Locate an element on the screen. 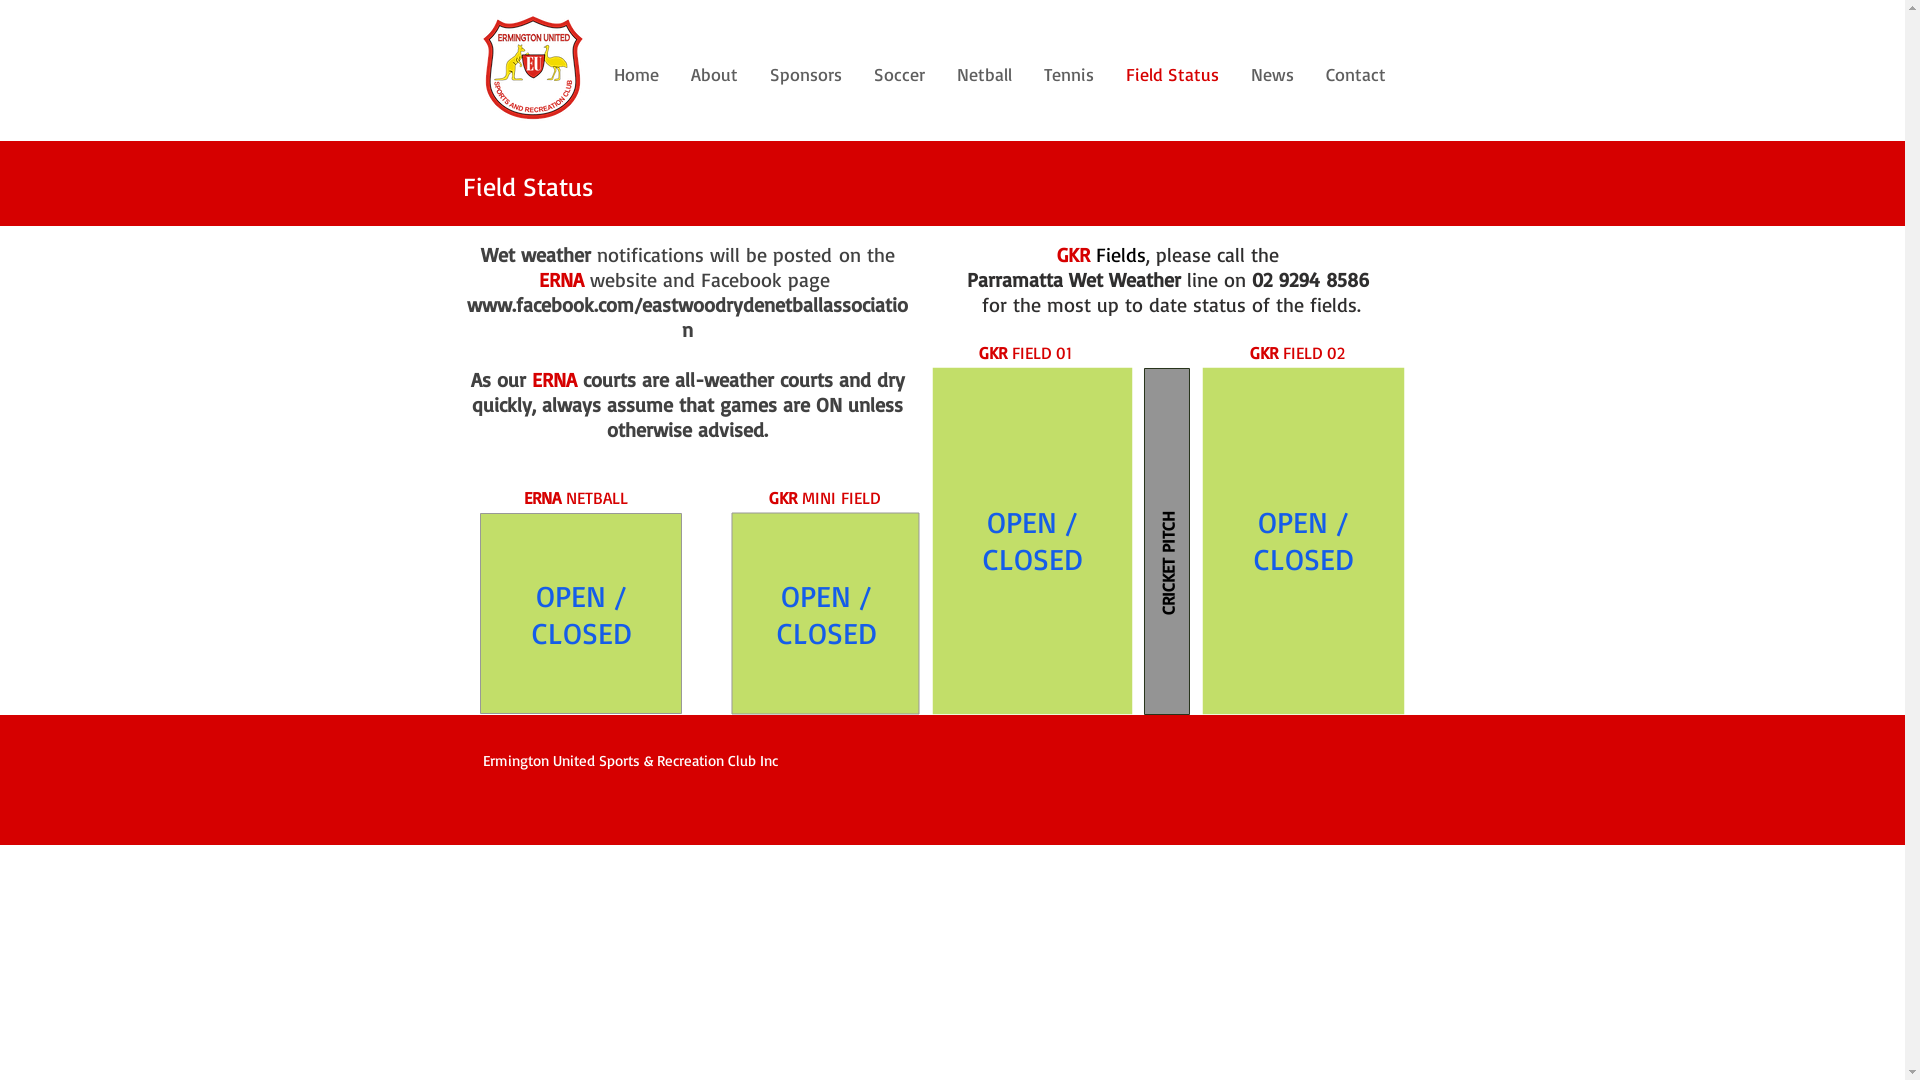 The width and height of the screenshot is (1920, 1080). 'About' is located at coordinates (715, 73).